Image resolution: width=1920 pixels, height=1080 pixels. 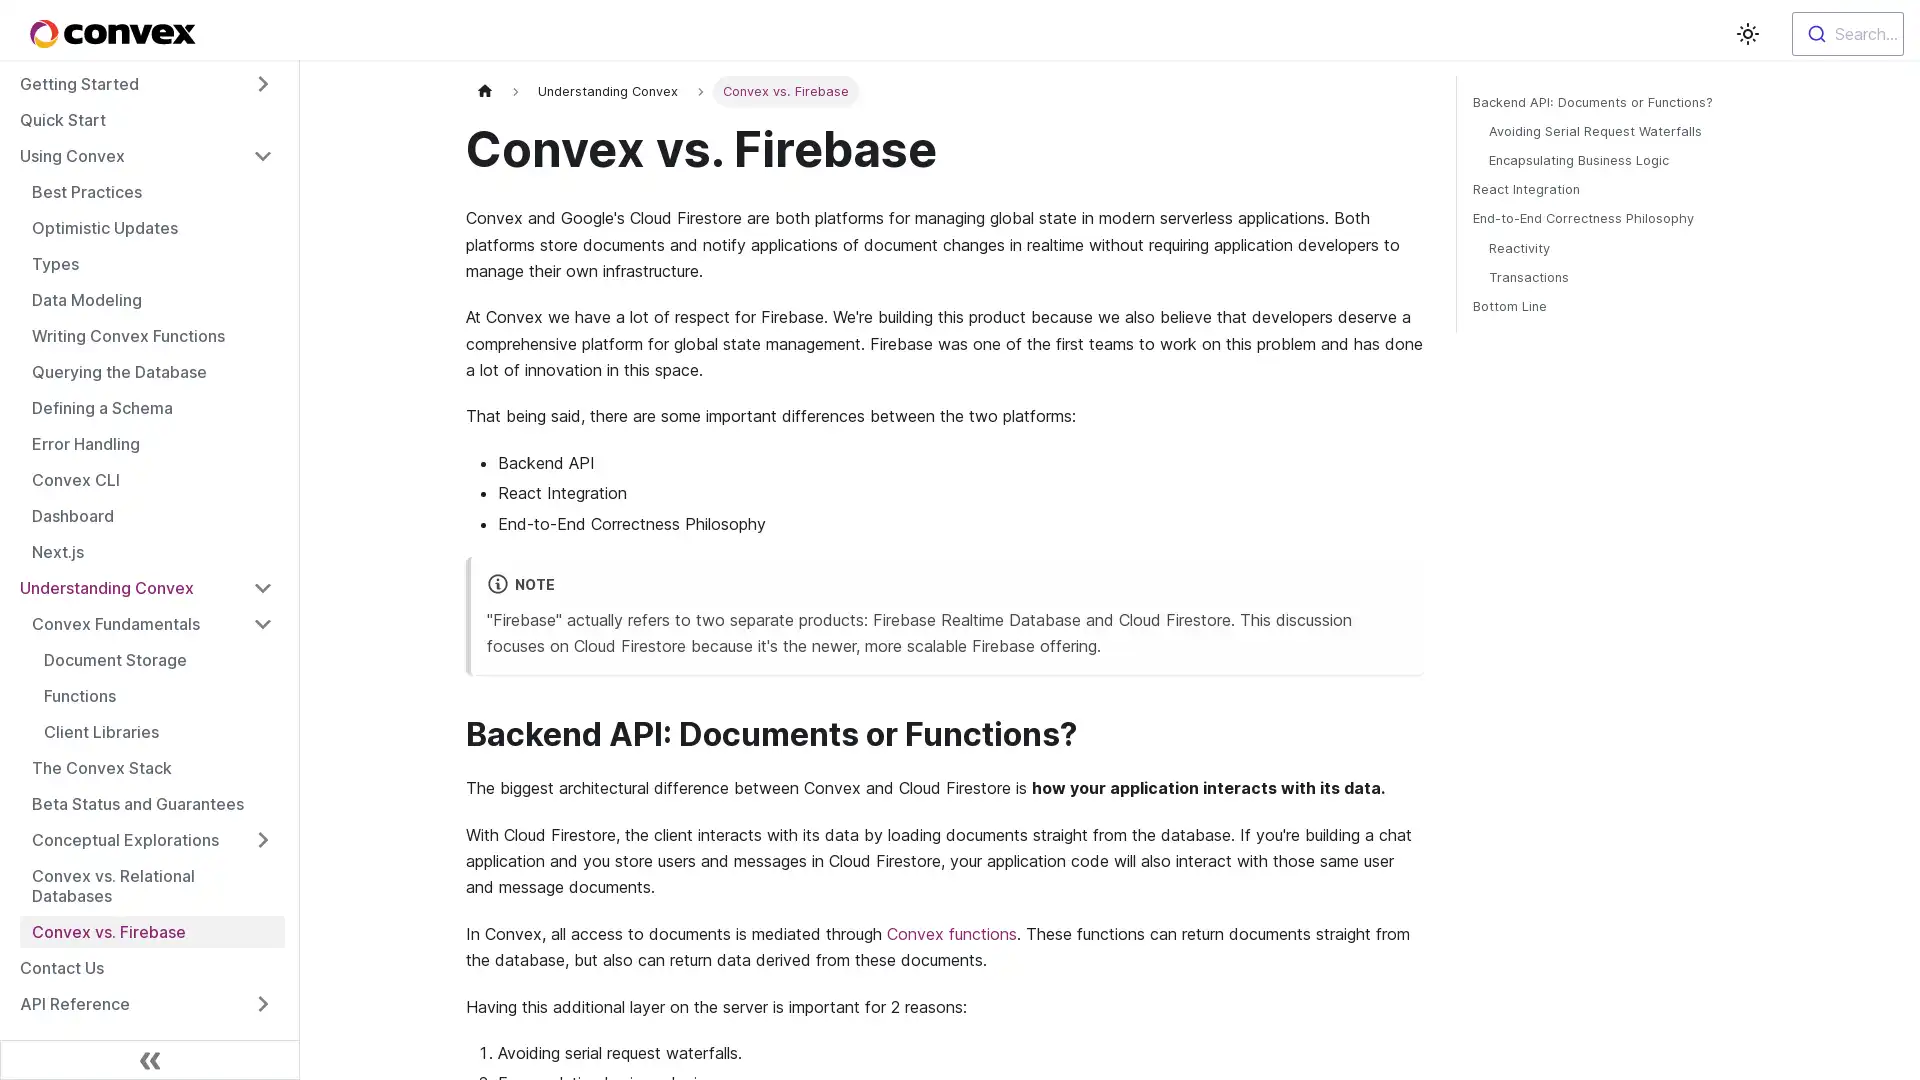 What do you see at coordinates (1746, 34) in the screenshot?
I see `Switch between dark and light mode (currently light mode)` at bounding box center [1746, 34].